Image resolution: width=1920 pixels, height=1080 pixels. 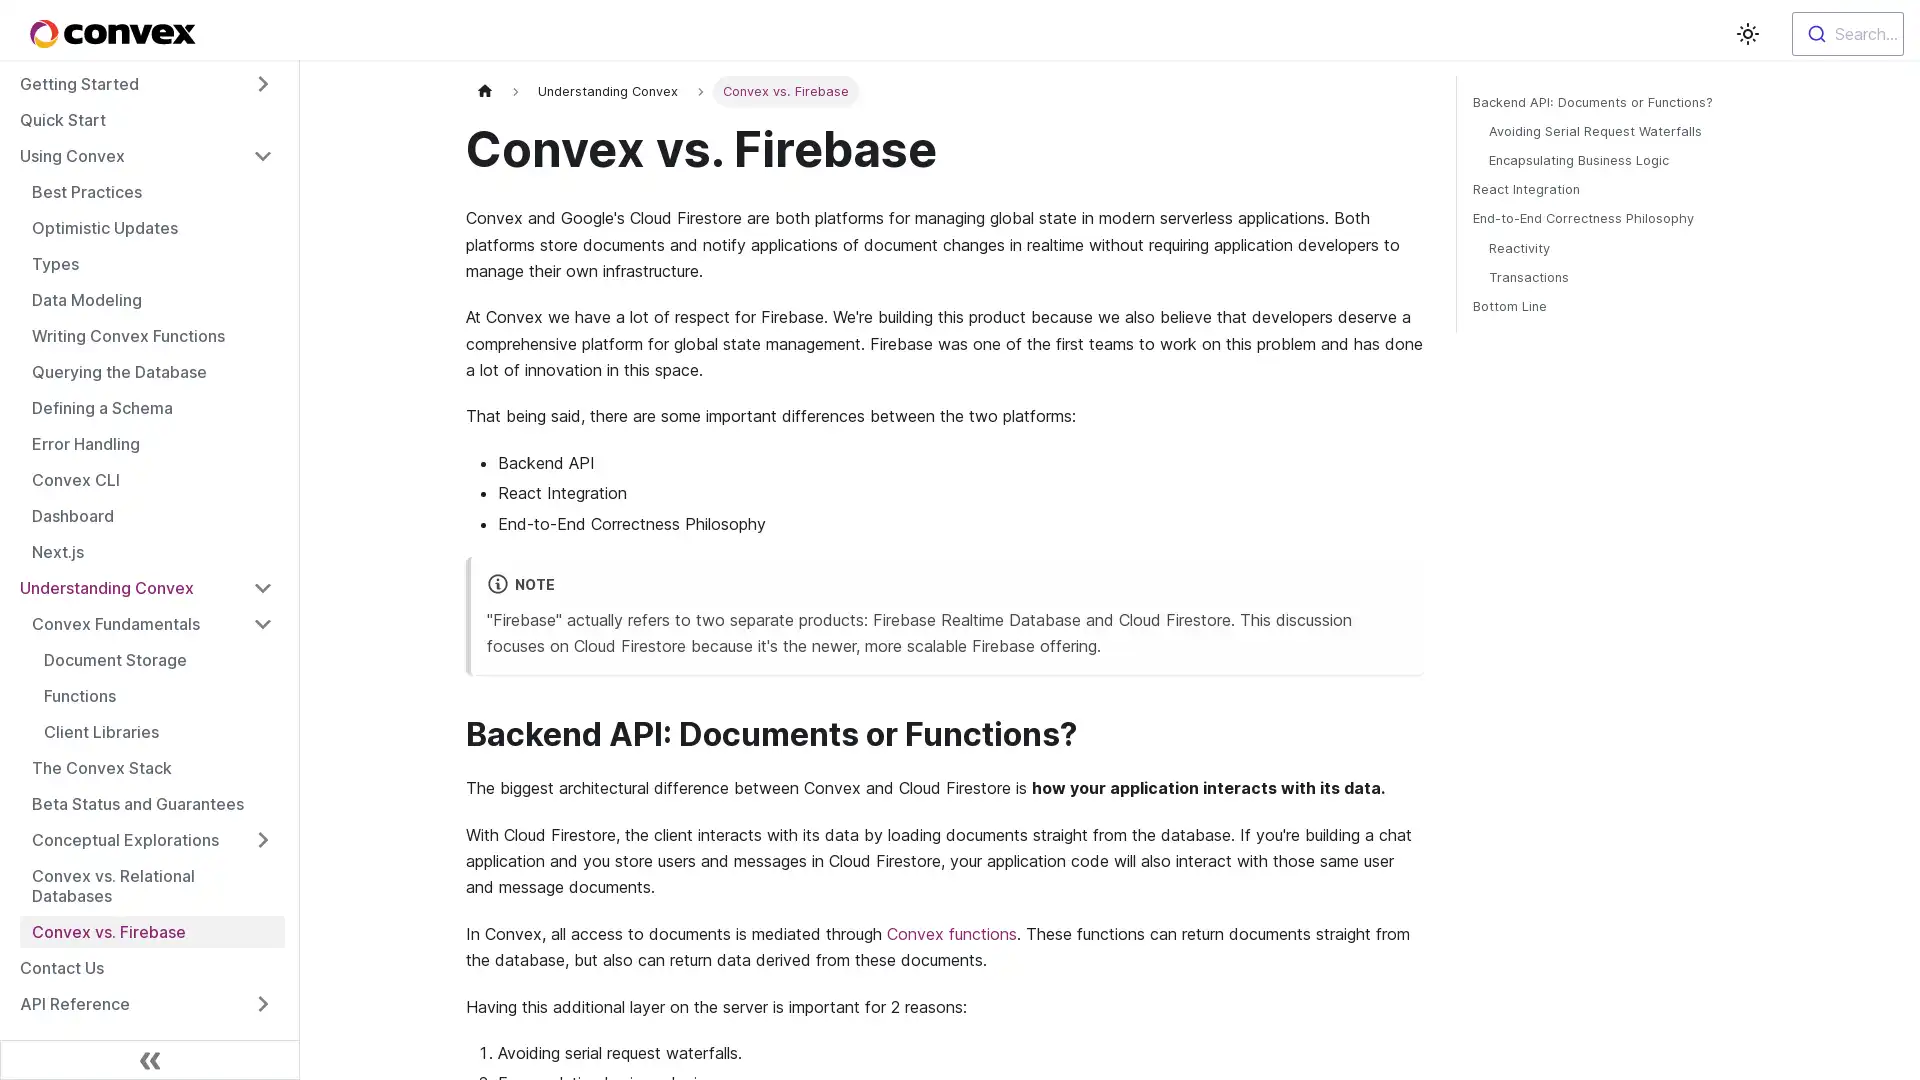 What do you see at coordinates (1746, 34) in the screenshot?
I see `Switch between dark and light mode (currently light mode)` at bounding box center [1746, 34].